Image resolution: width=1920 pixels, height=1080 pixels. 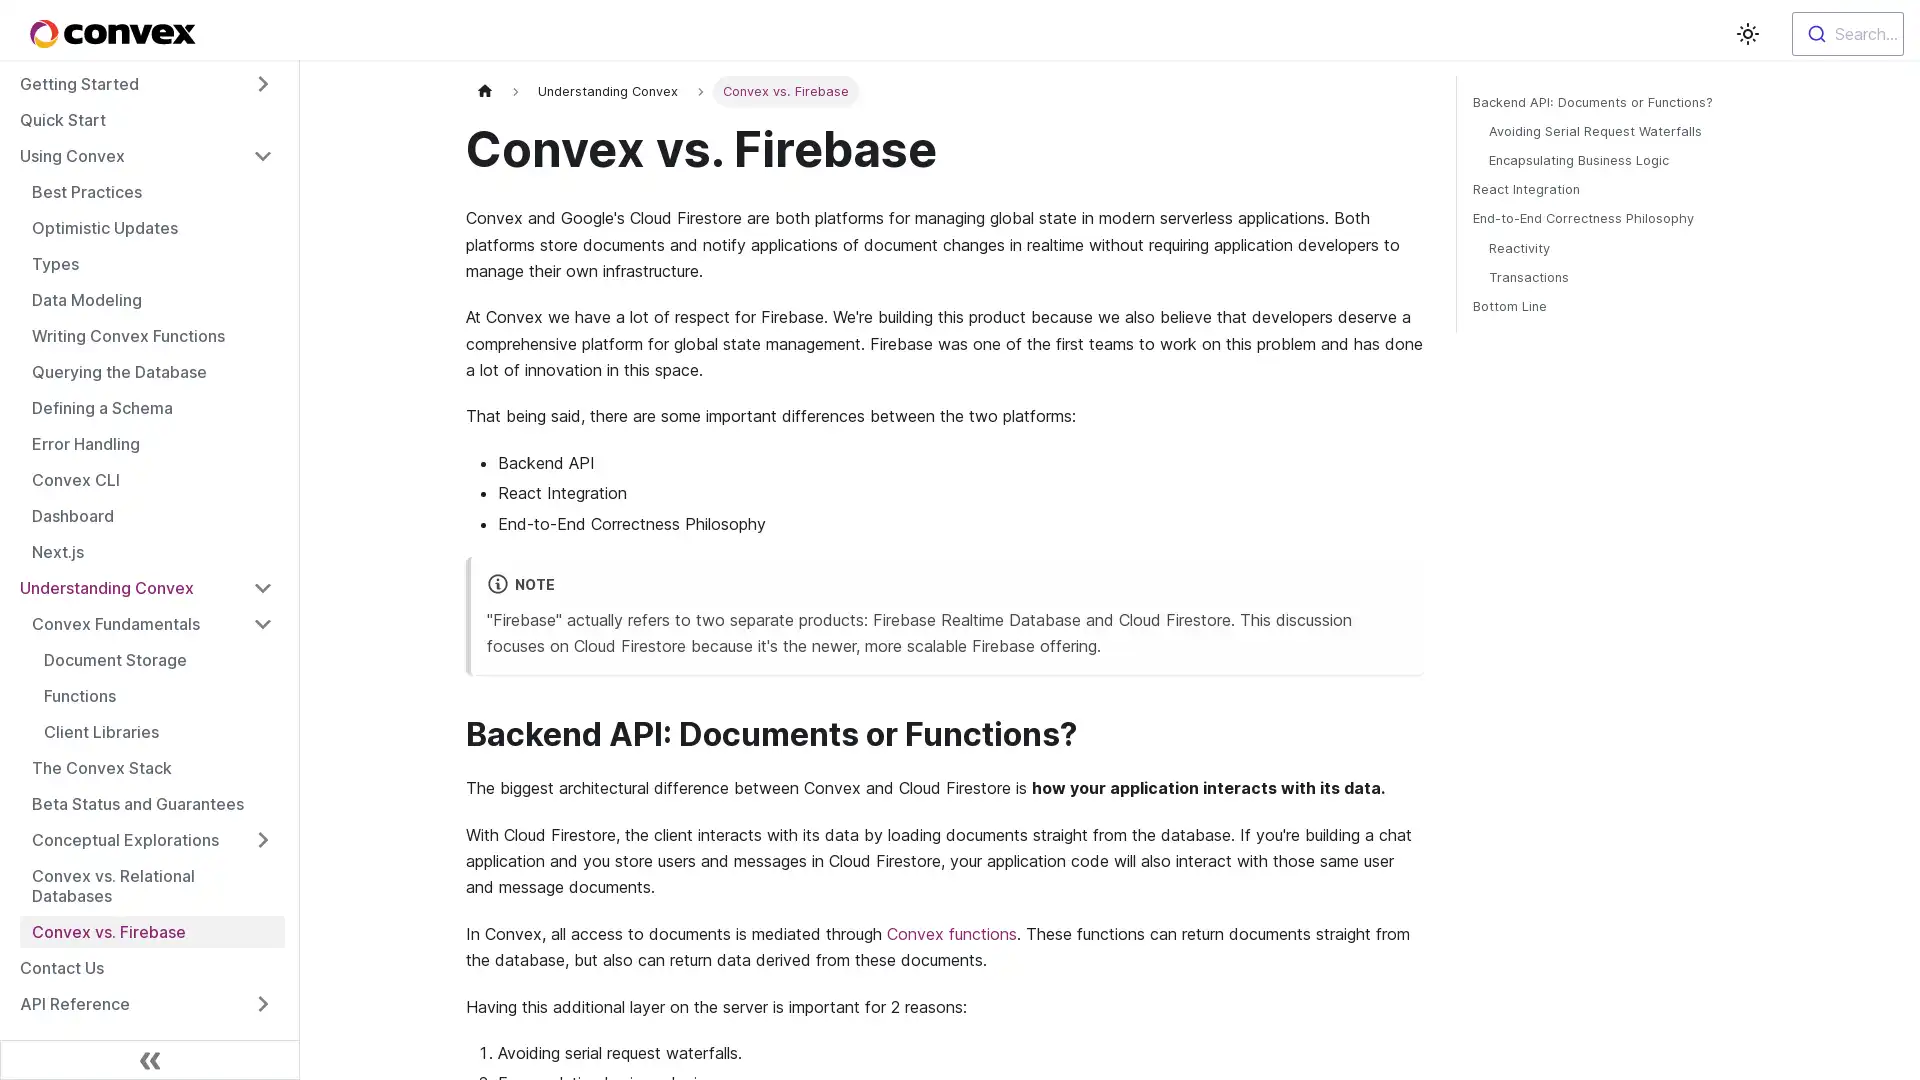 What do you see at coordinates (1746, 34) in the screenshot?
I see `Switch between dark and light mode (currently light mode)` at bounding box center [1746, 34].